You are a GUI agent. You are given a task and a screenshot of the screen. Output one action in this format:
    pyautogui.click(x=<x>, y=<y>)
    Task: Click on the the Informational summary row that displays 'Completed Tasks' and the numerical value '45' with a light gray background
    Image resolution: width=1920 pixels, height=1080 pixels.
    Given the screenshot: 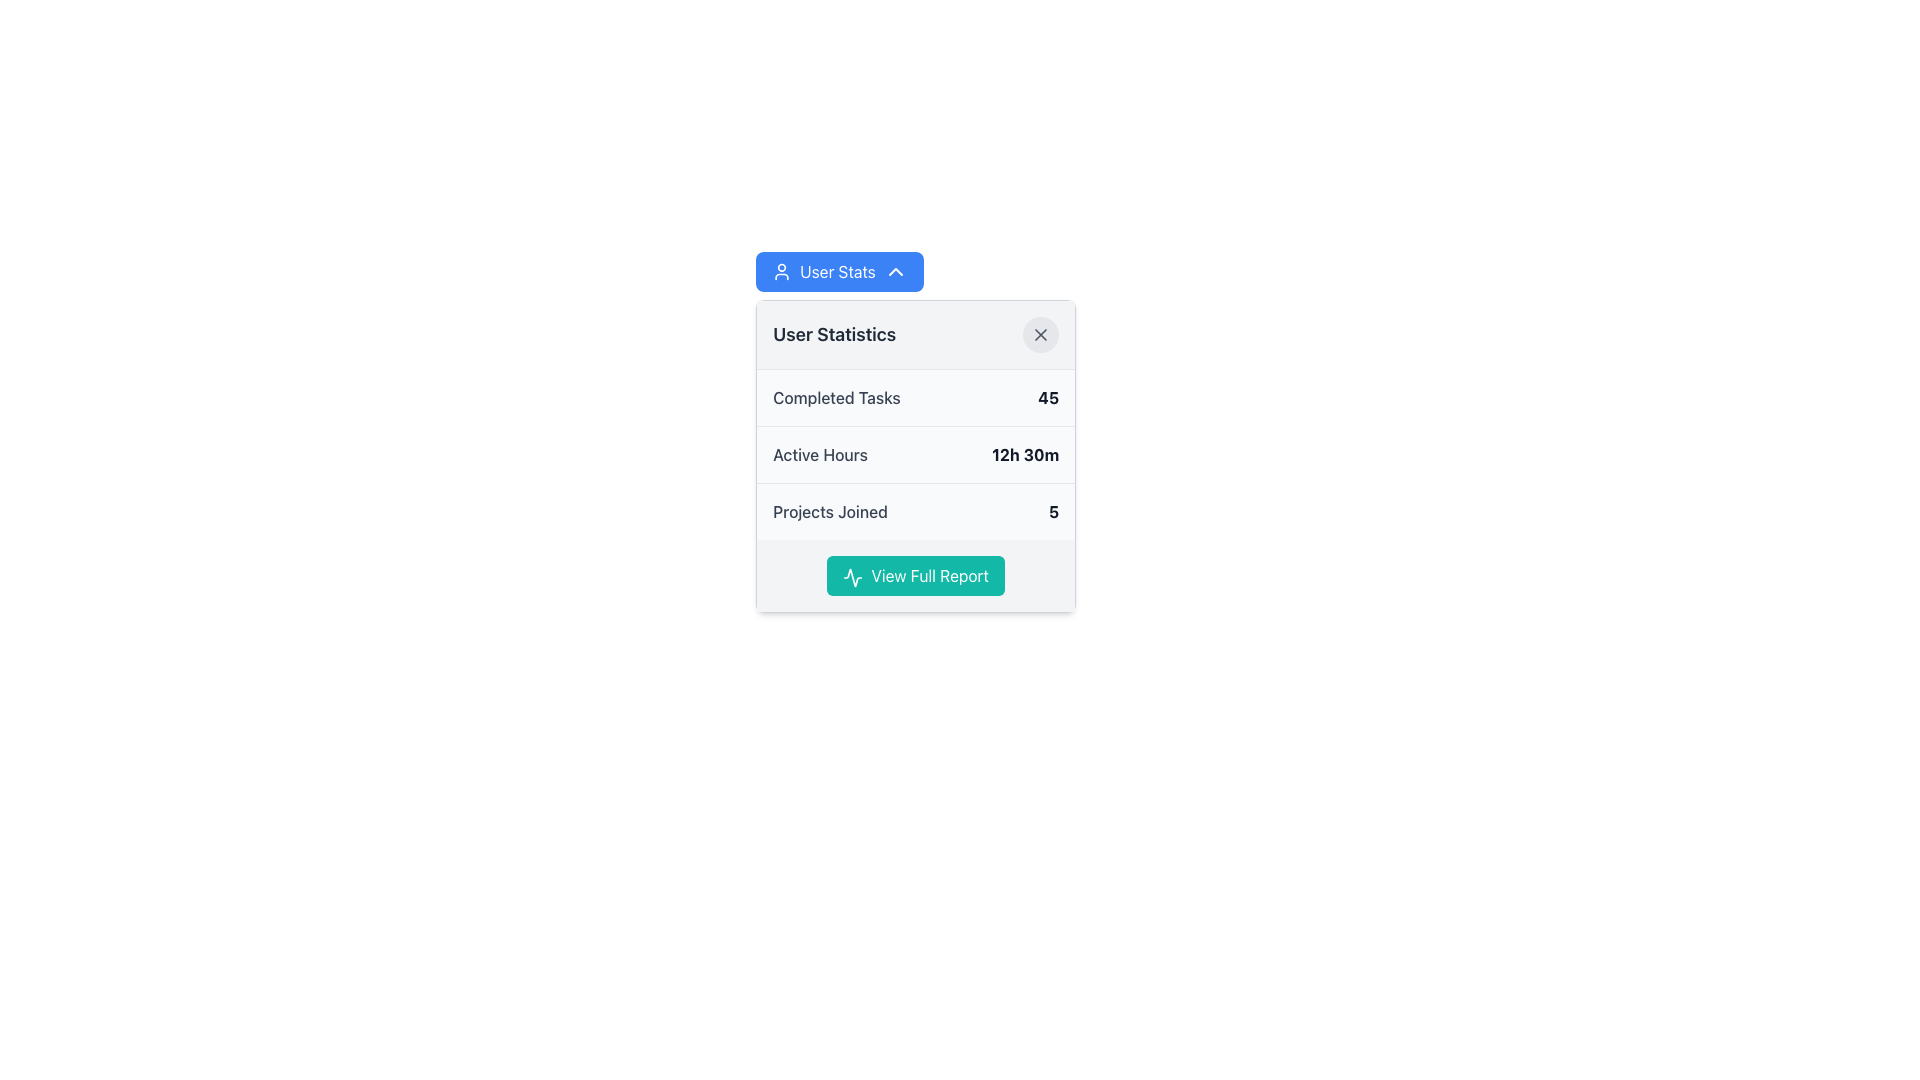 What is the action you would take?
    pyautogui.click(x=915, y=397)
    